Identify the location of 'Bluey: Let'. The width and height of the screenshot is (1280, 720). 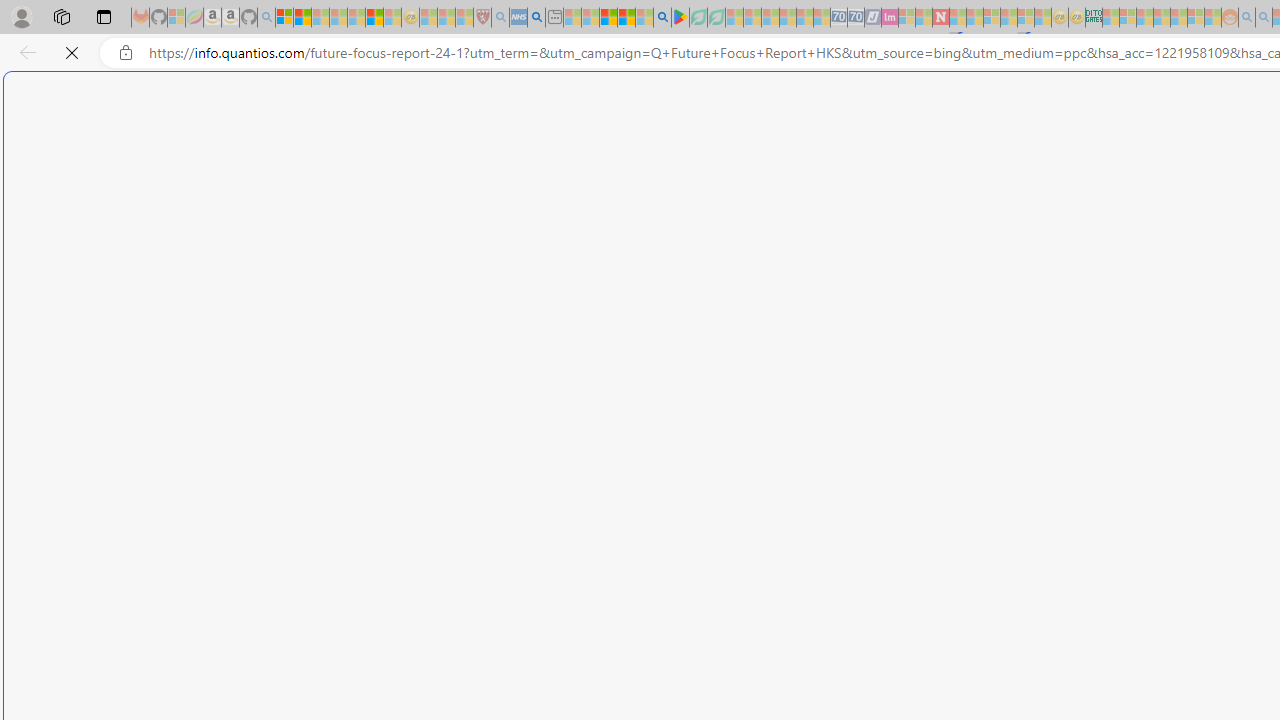
(680, 17).